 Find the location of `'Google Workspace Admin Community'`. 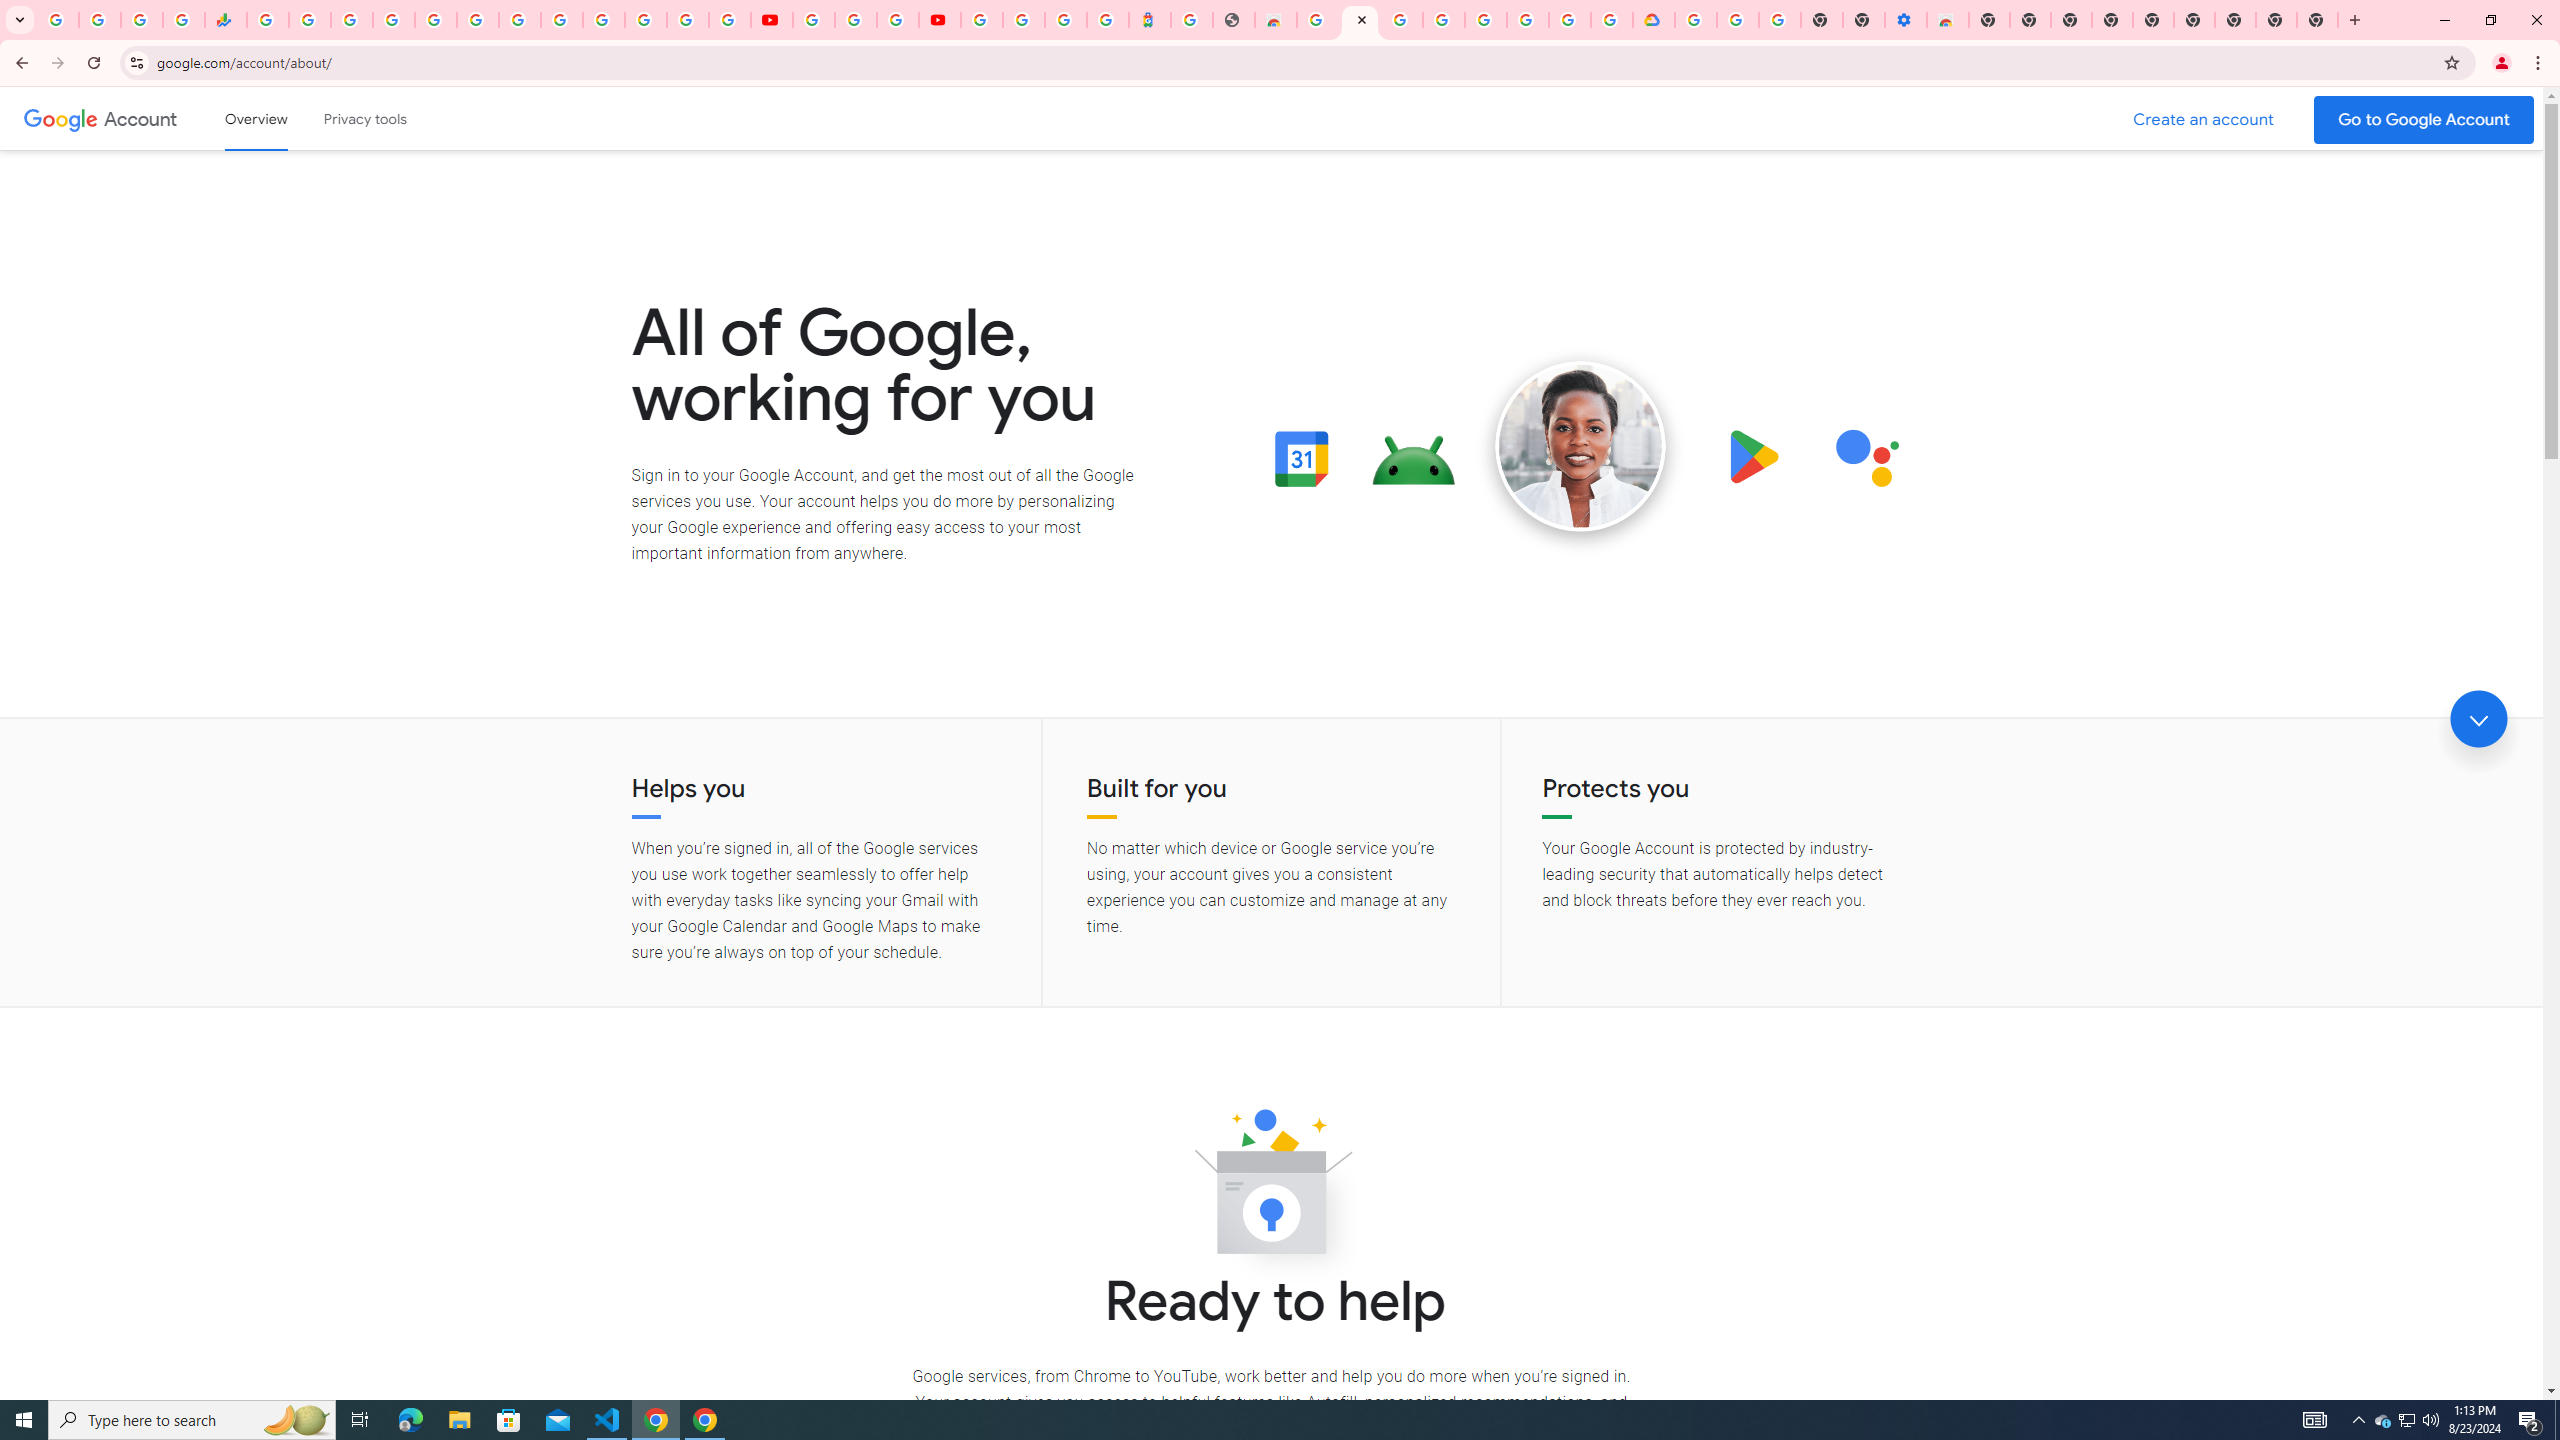

'Google Workspace Admin Community' is located at coordinates (57, 19).